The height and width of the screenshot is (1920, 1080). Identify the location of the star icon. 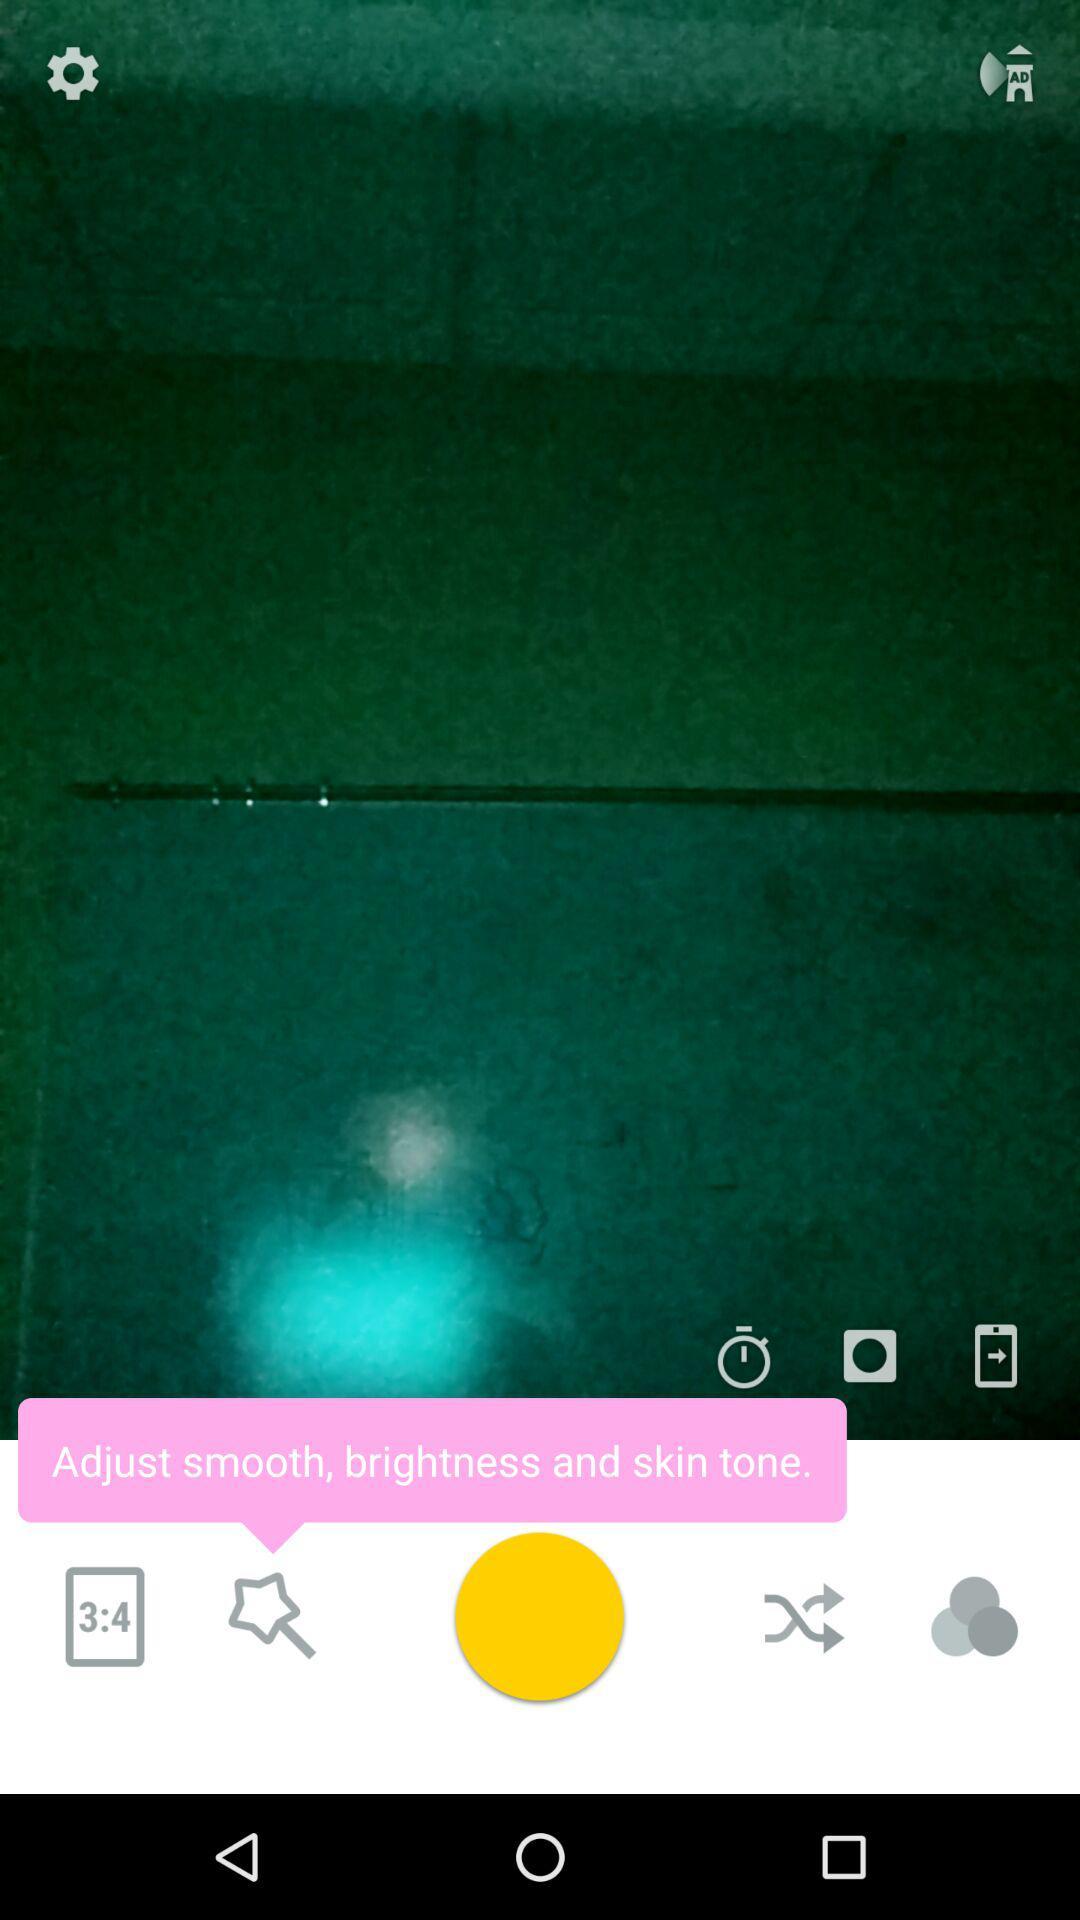
(273, 1617).